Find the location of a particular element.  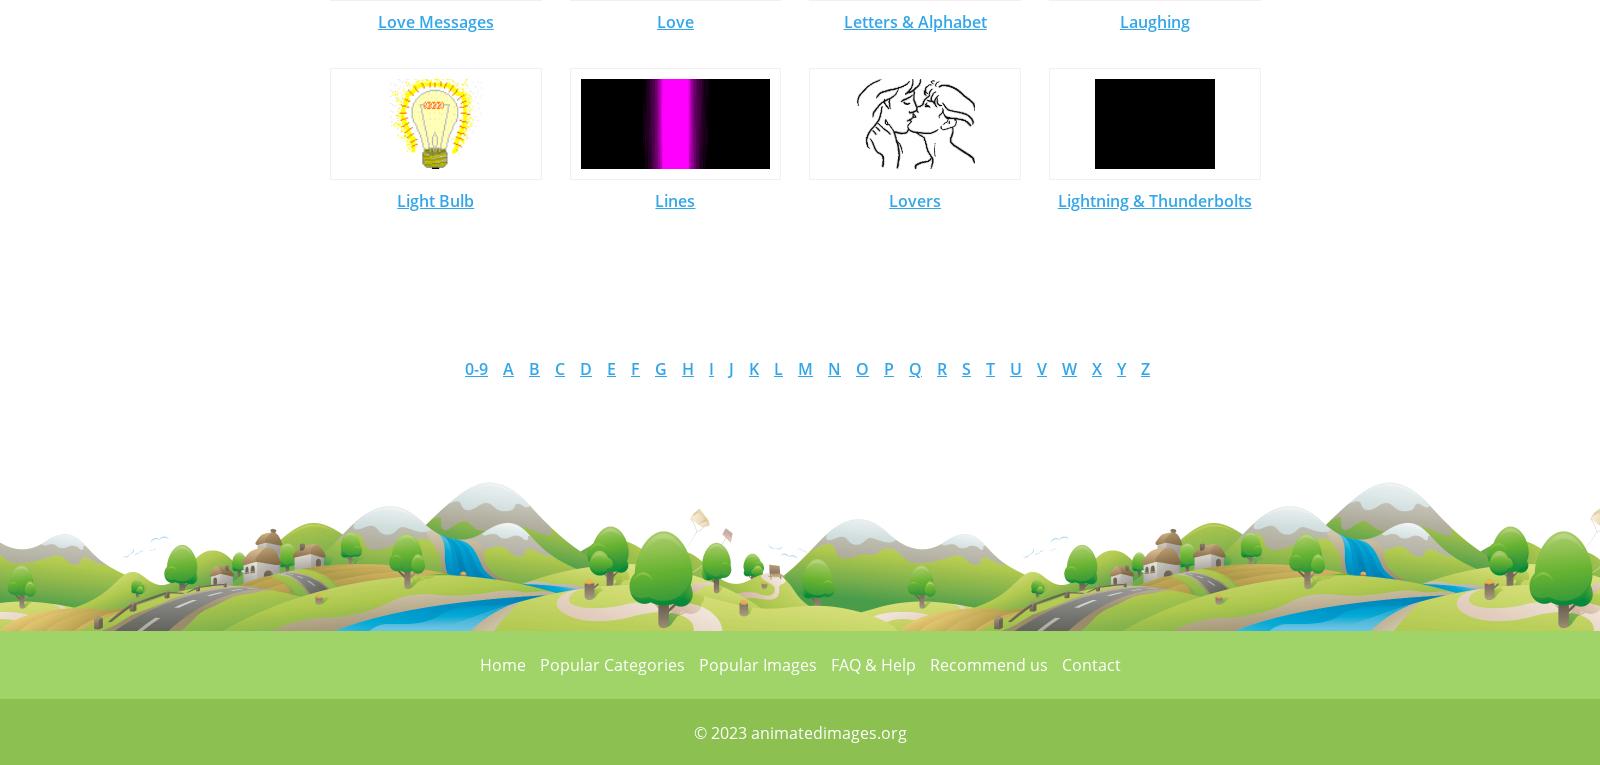

'K' is located at coordinates (754, 368).